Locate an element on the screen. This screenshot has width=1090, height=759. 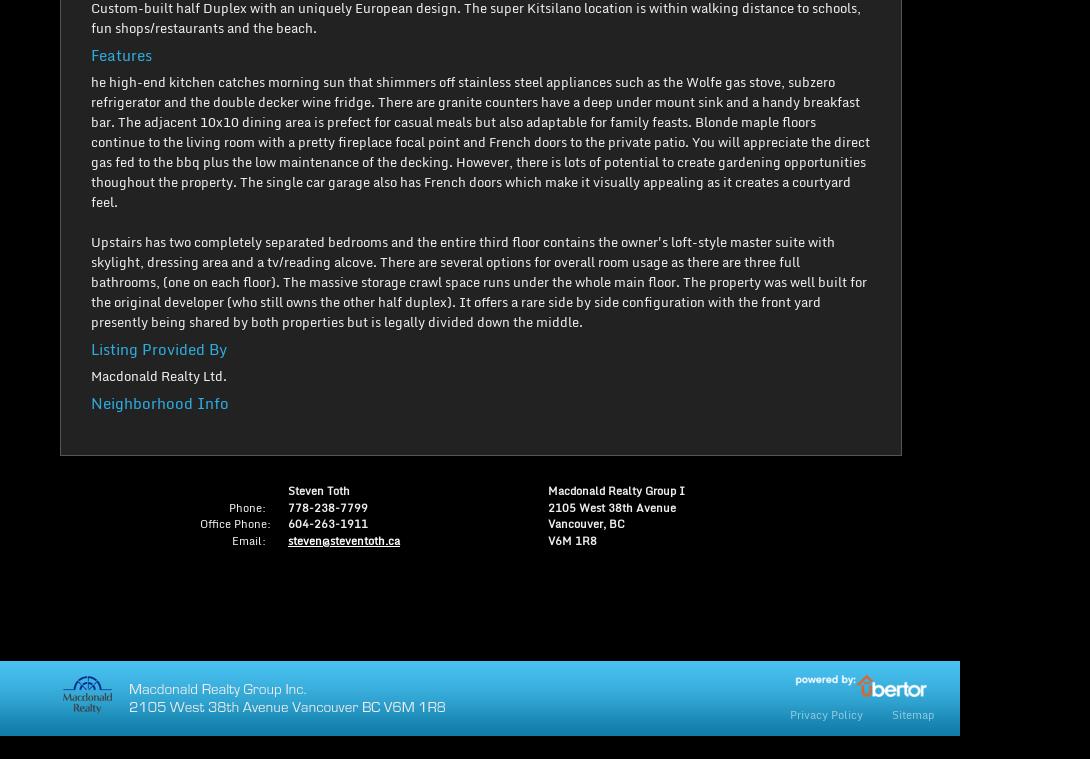
'Macdonald Realty Ltd.' is located at coordinates (159, 375).